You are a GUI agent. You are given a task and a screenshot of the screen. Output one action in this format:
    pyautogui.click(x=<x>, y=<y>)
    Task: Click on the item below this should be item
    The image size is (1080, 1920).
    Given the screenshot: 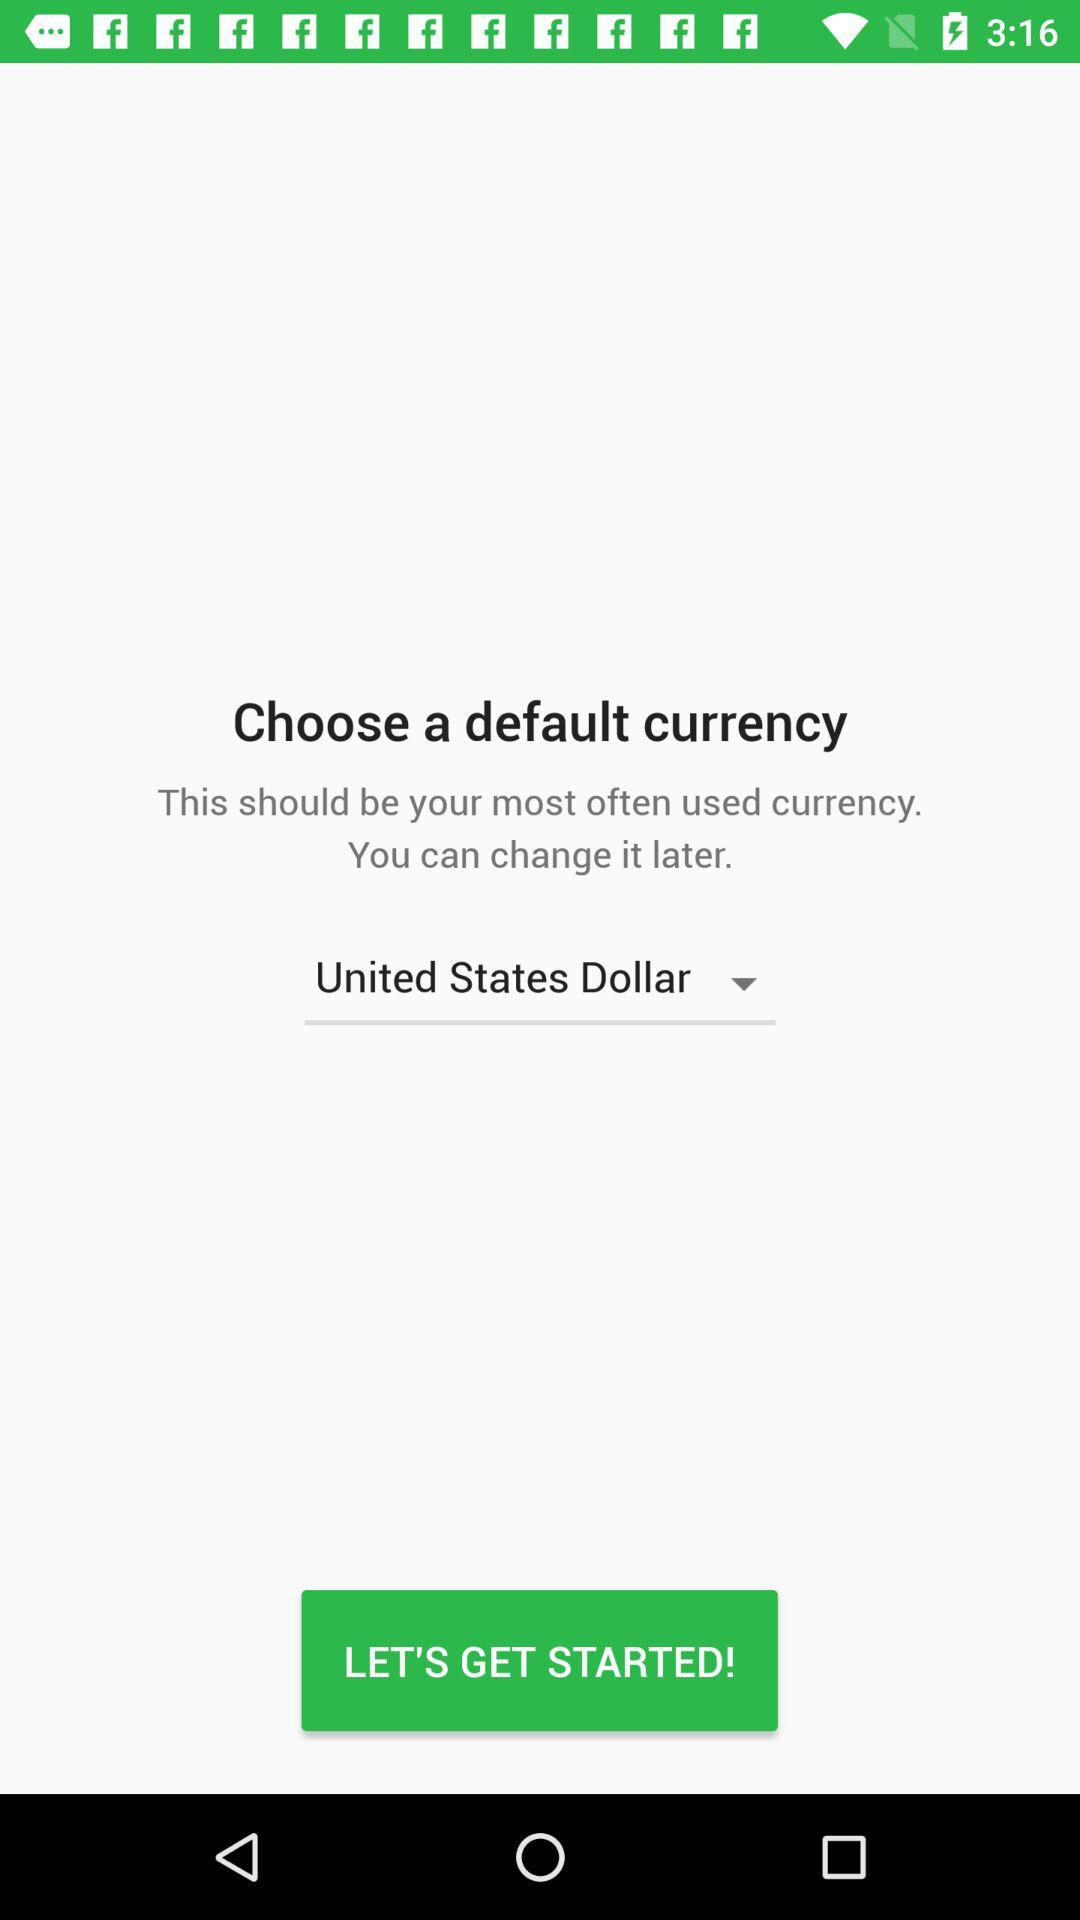 What is the action you would take?
    pyautogui.click(x=540, y=983)
    